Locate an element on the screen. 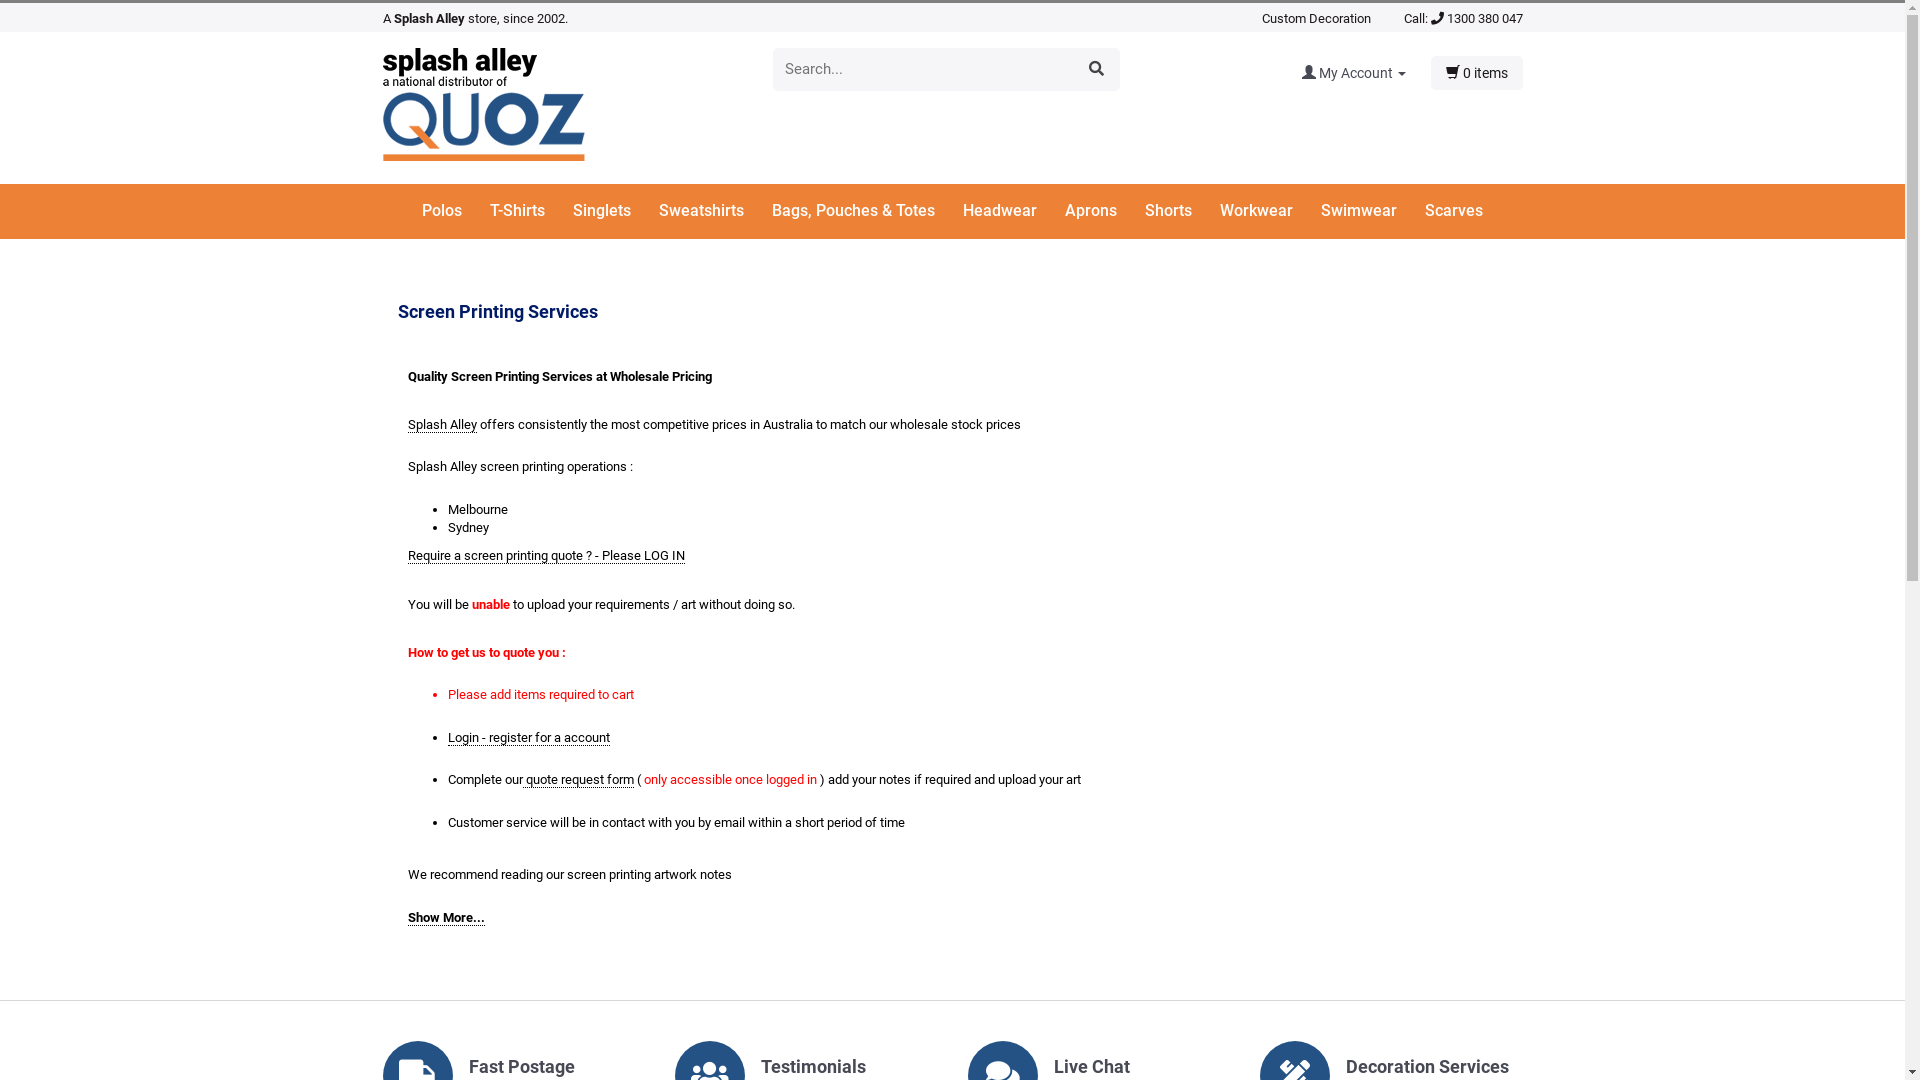 This screenshot has height=1080, width=1920. 'Login - register for a account' is located at coordinates (528, 737).